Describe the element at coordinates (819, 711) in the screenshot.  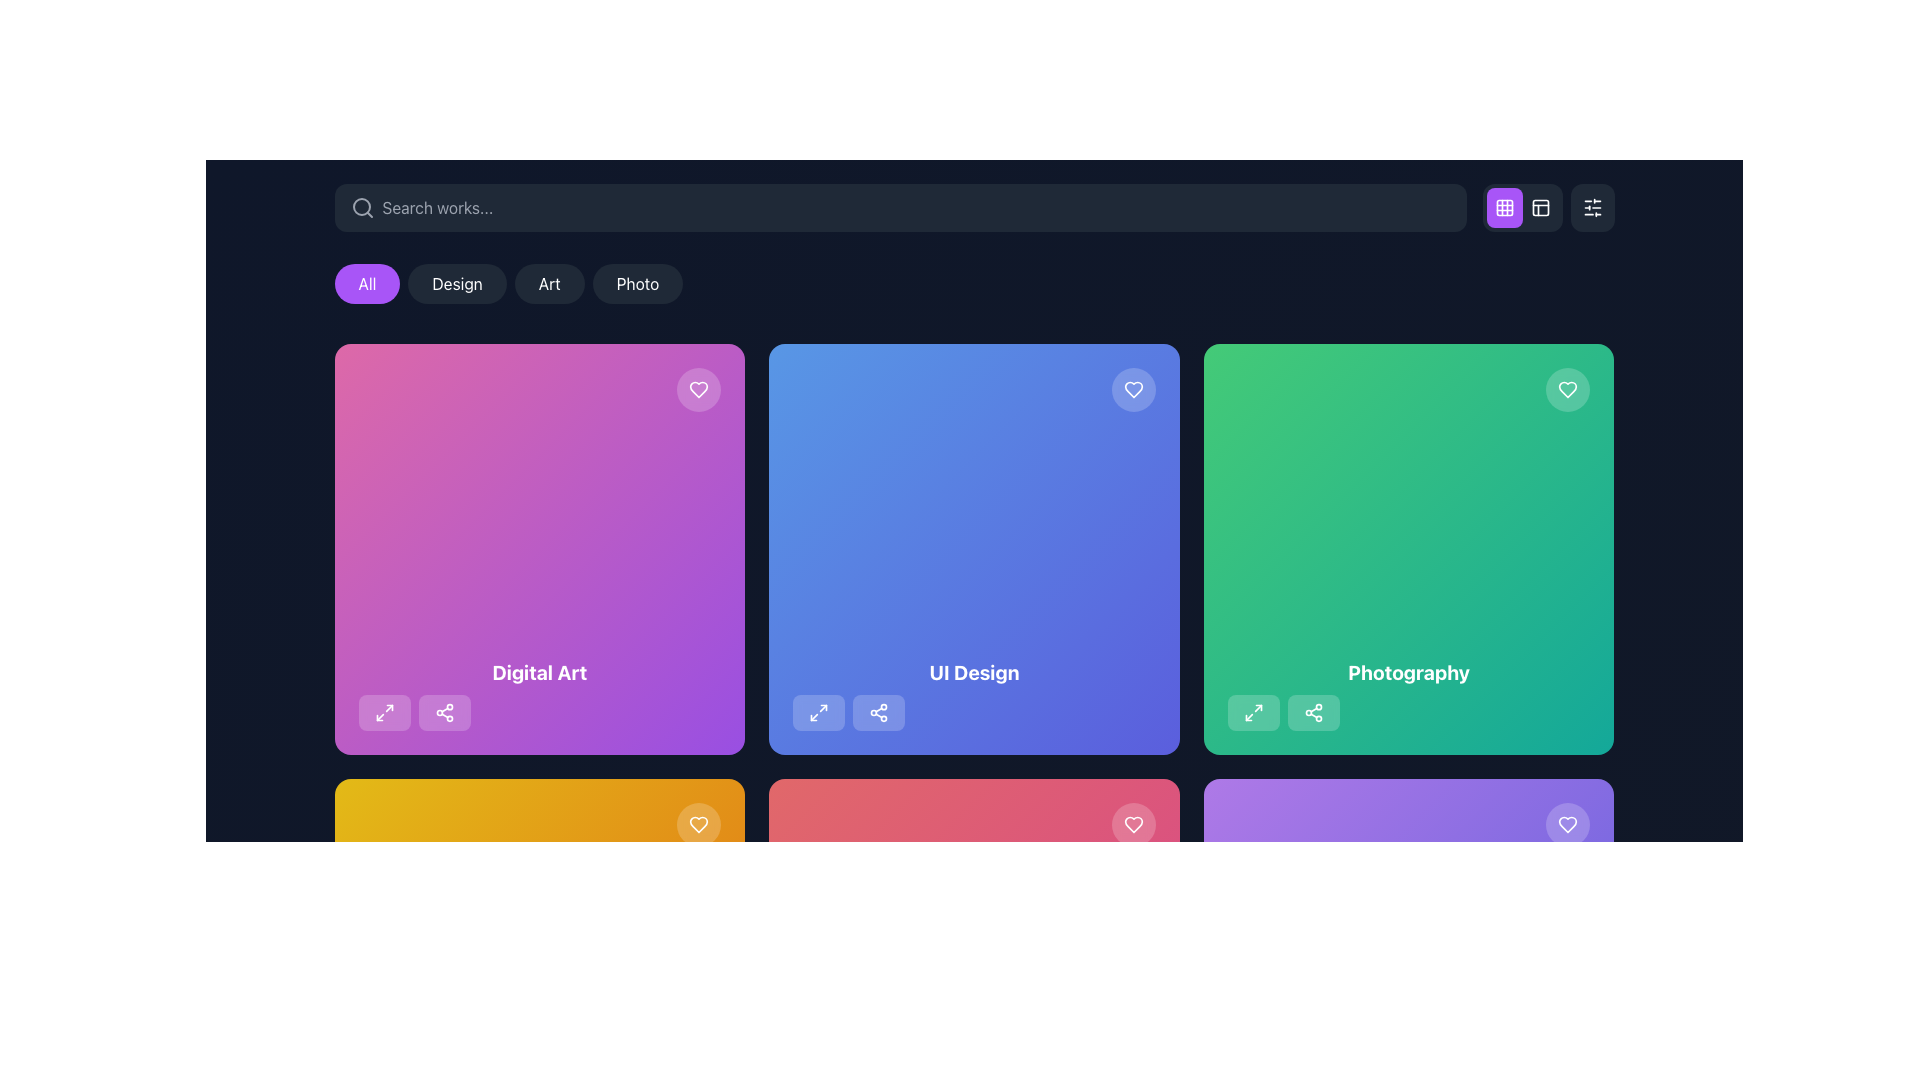
I see `the leftmost button in the group below the blue card titled 'UI Design'` at that location.